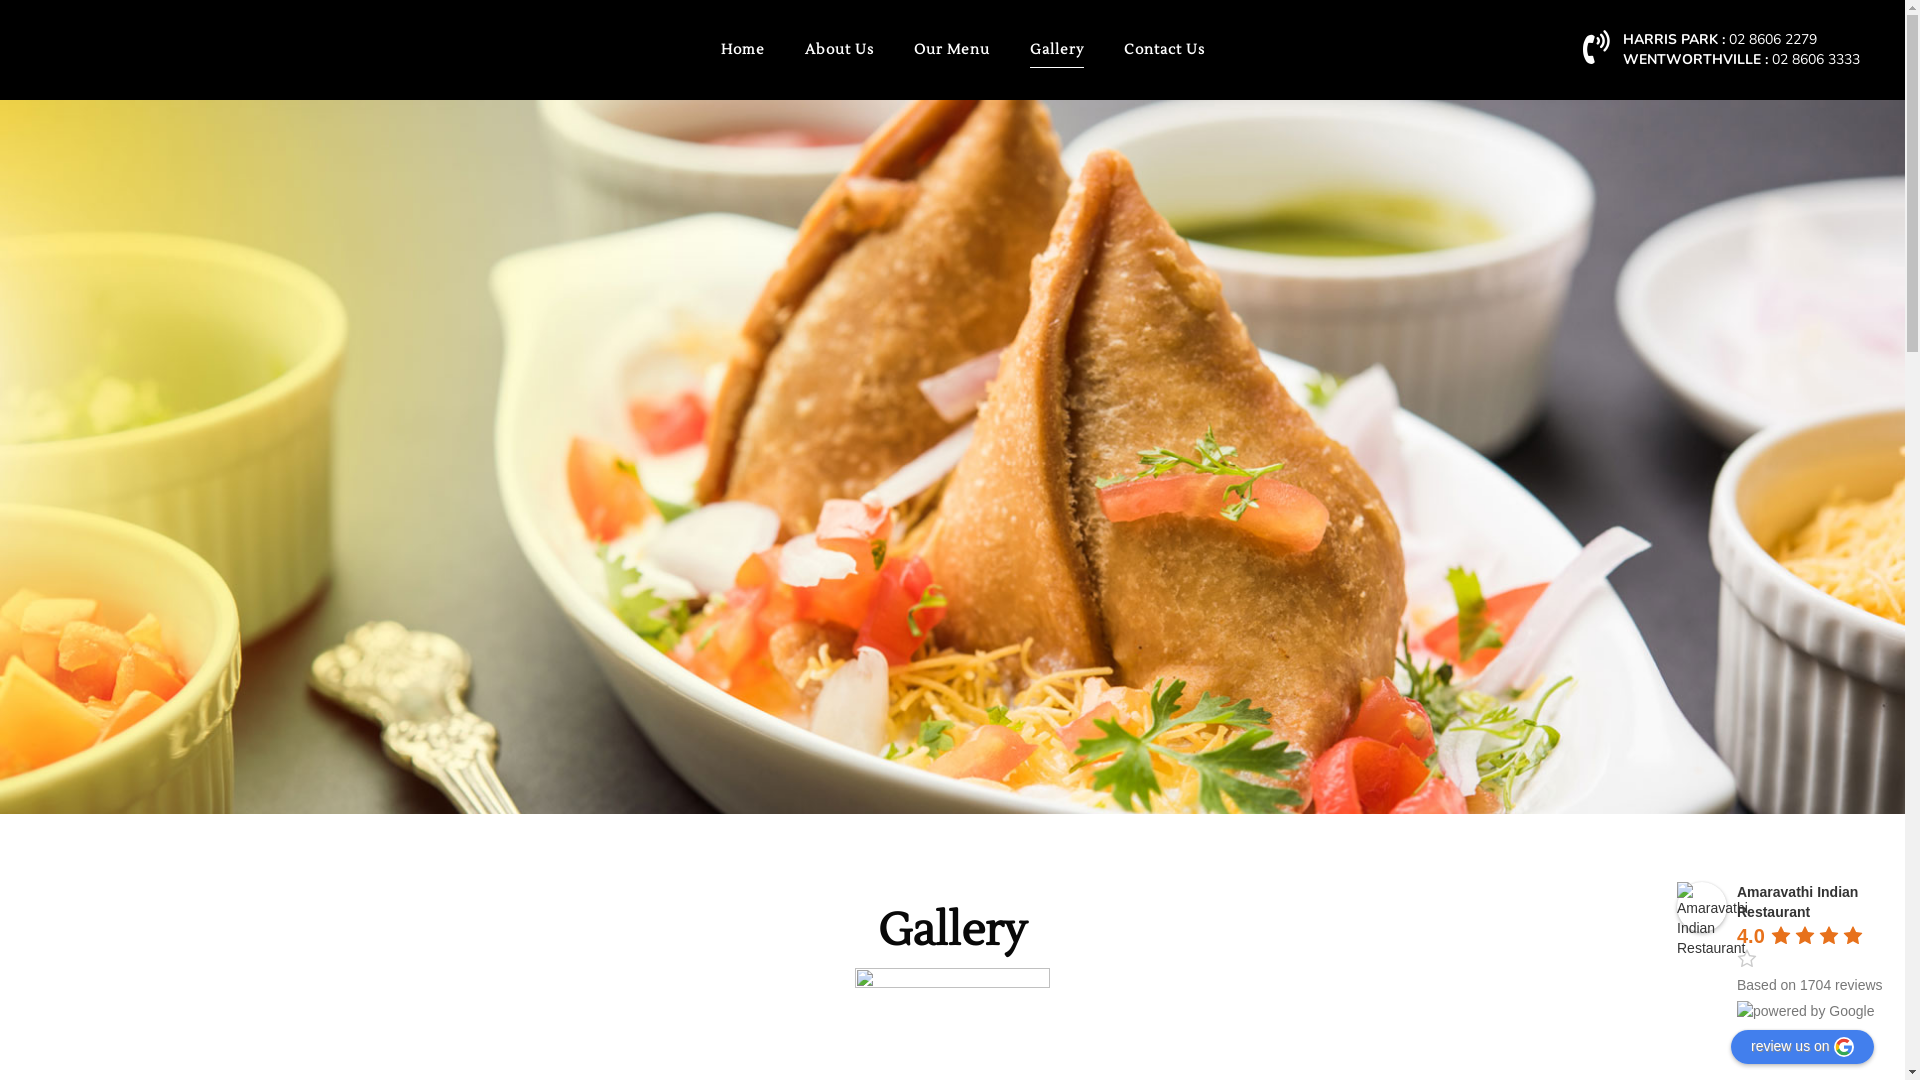 The height and width of the screenshot is (1080, 1920). I want to click on 'Amaravathi Indian Restaurant', so click(1676, 906).